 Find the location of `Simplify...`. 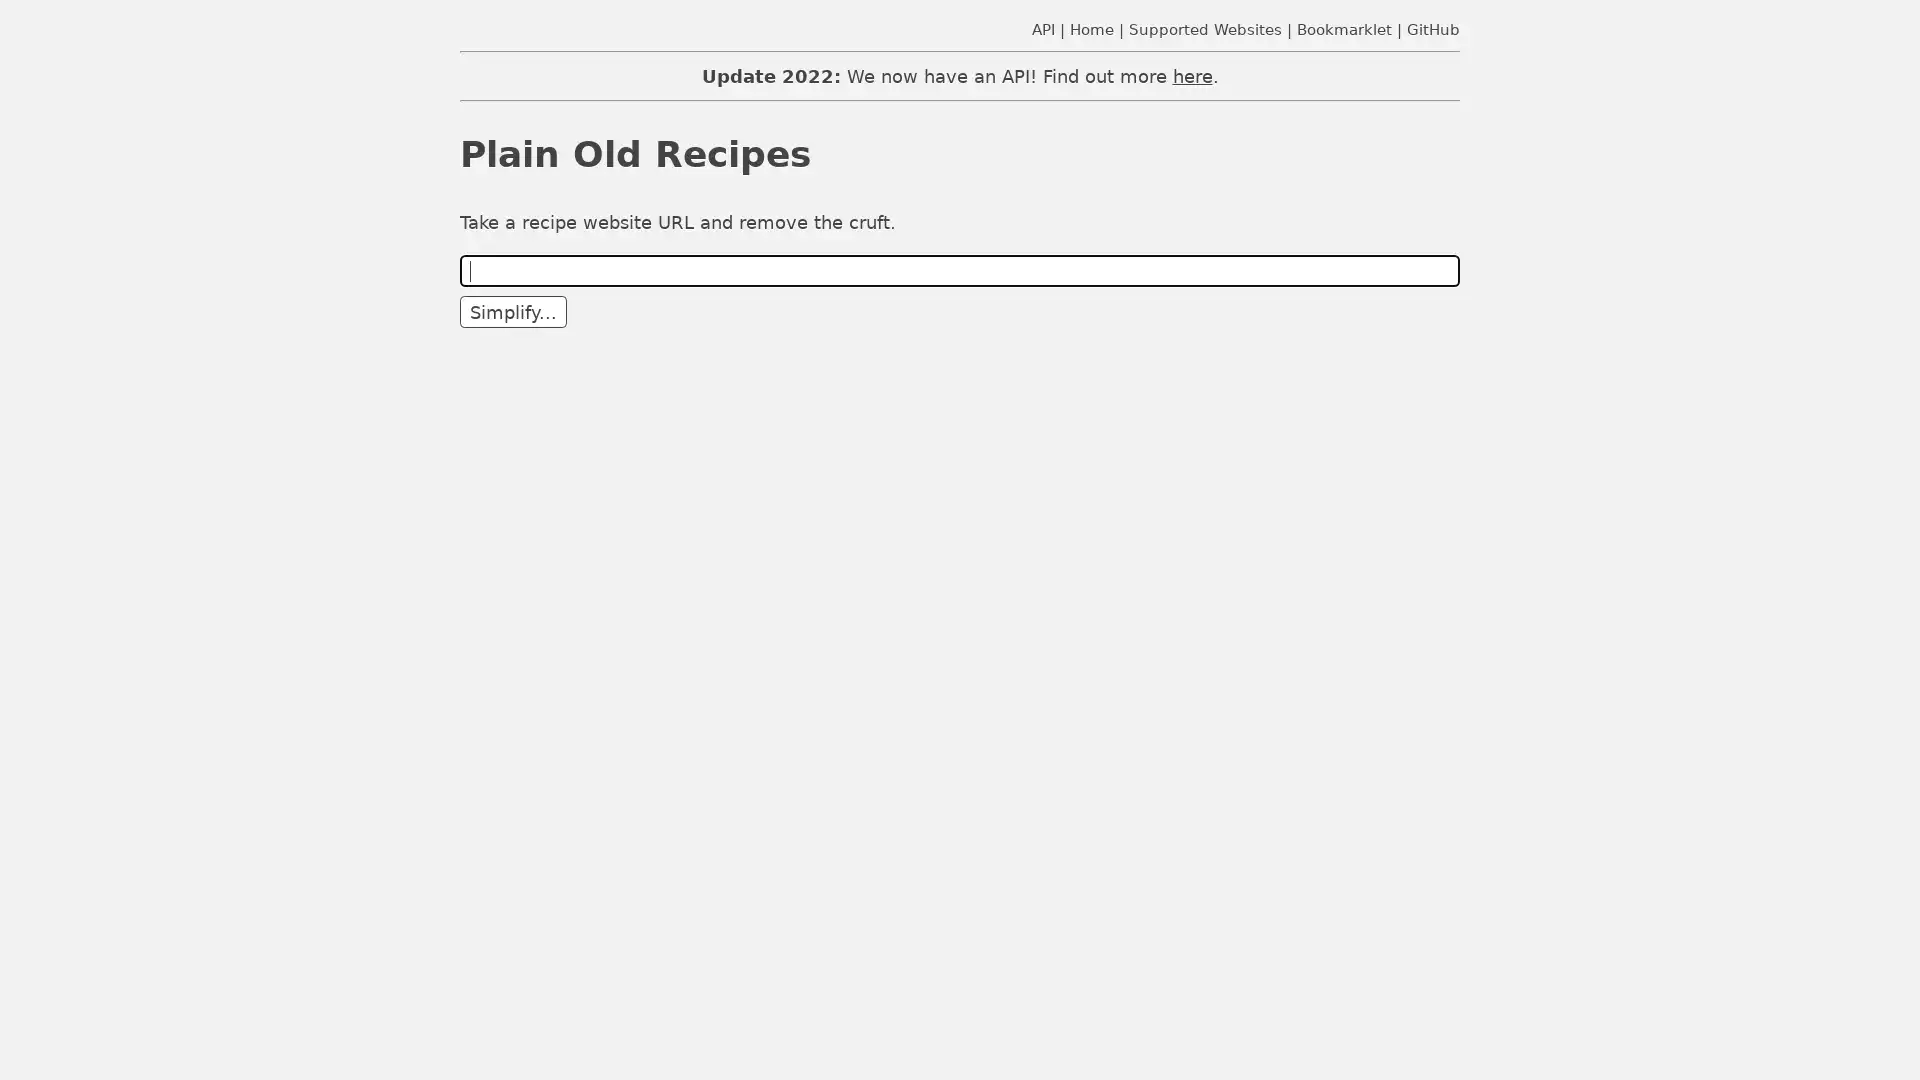

Simplify... is located at coordinates (513, 312).